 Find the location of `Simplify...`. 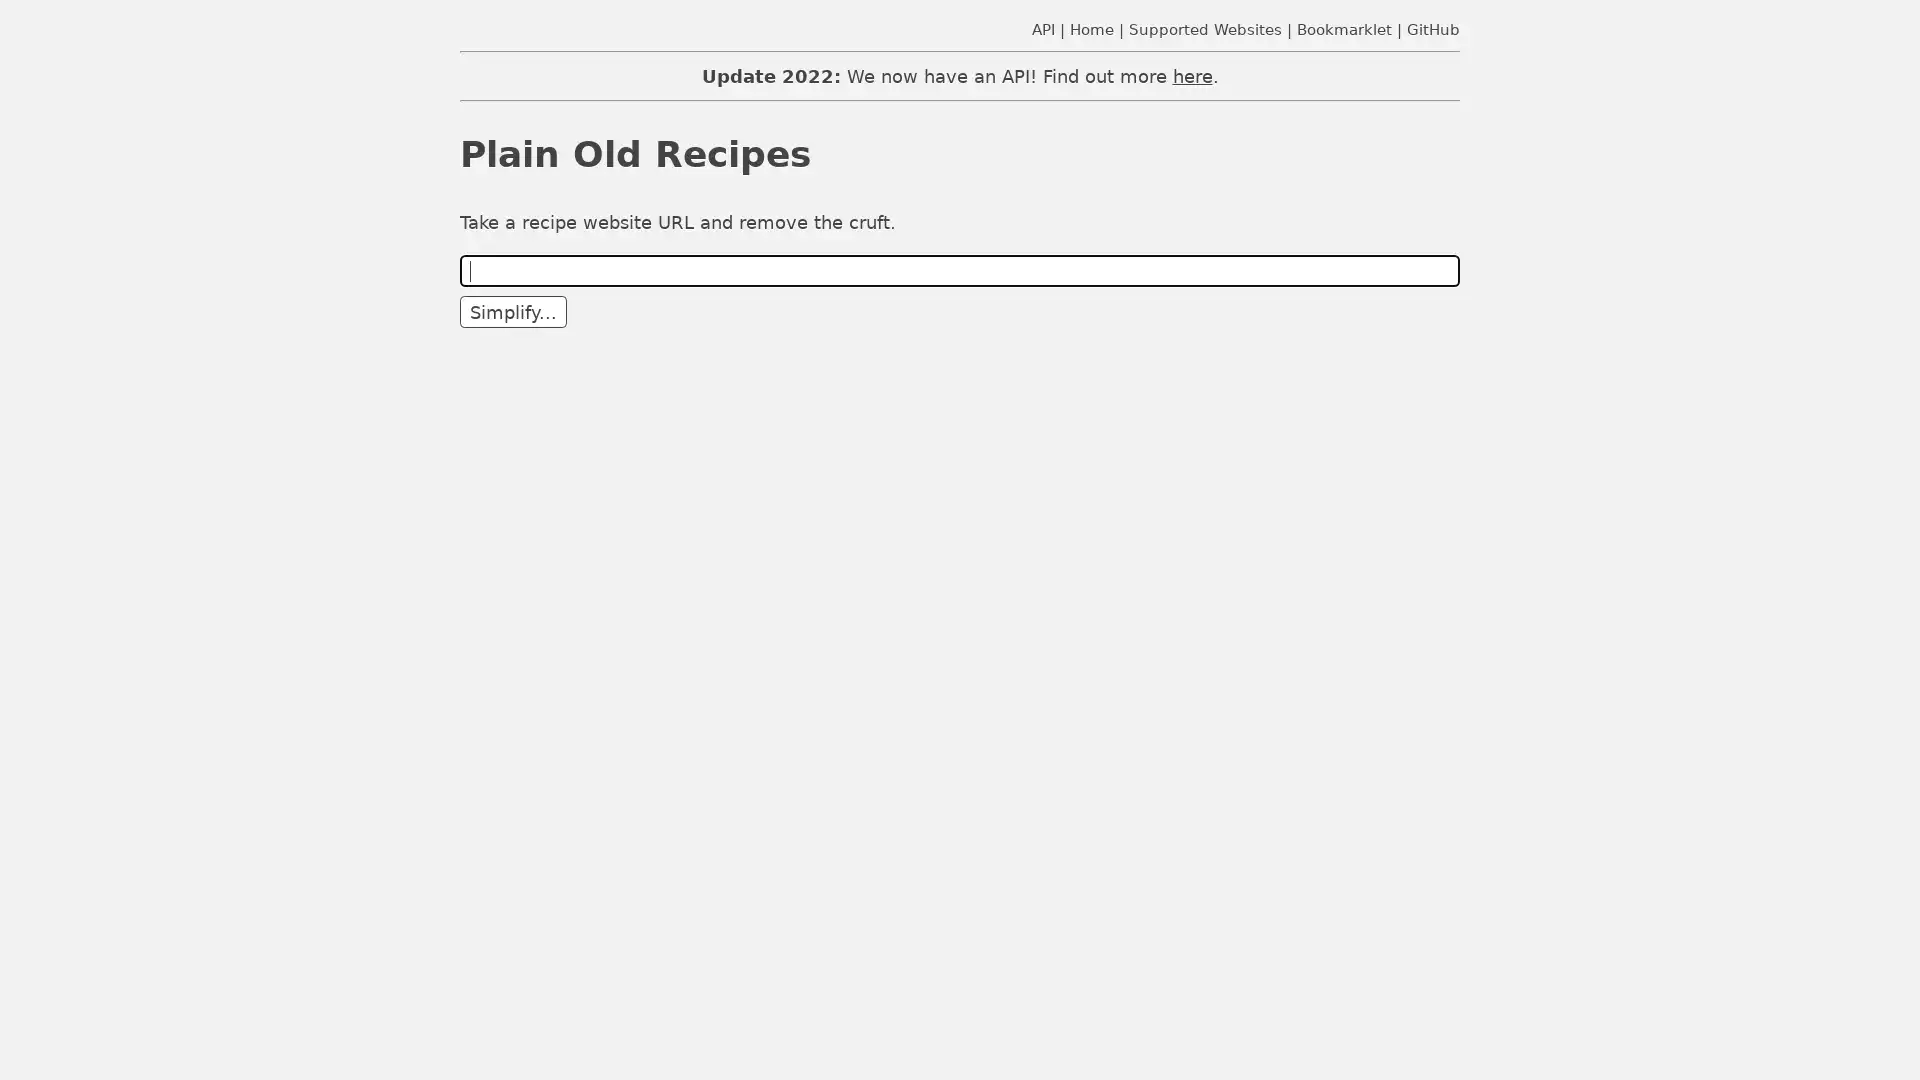

Simplify... is located at coordinates (513, 312).